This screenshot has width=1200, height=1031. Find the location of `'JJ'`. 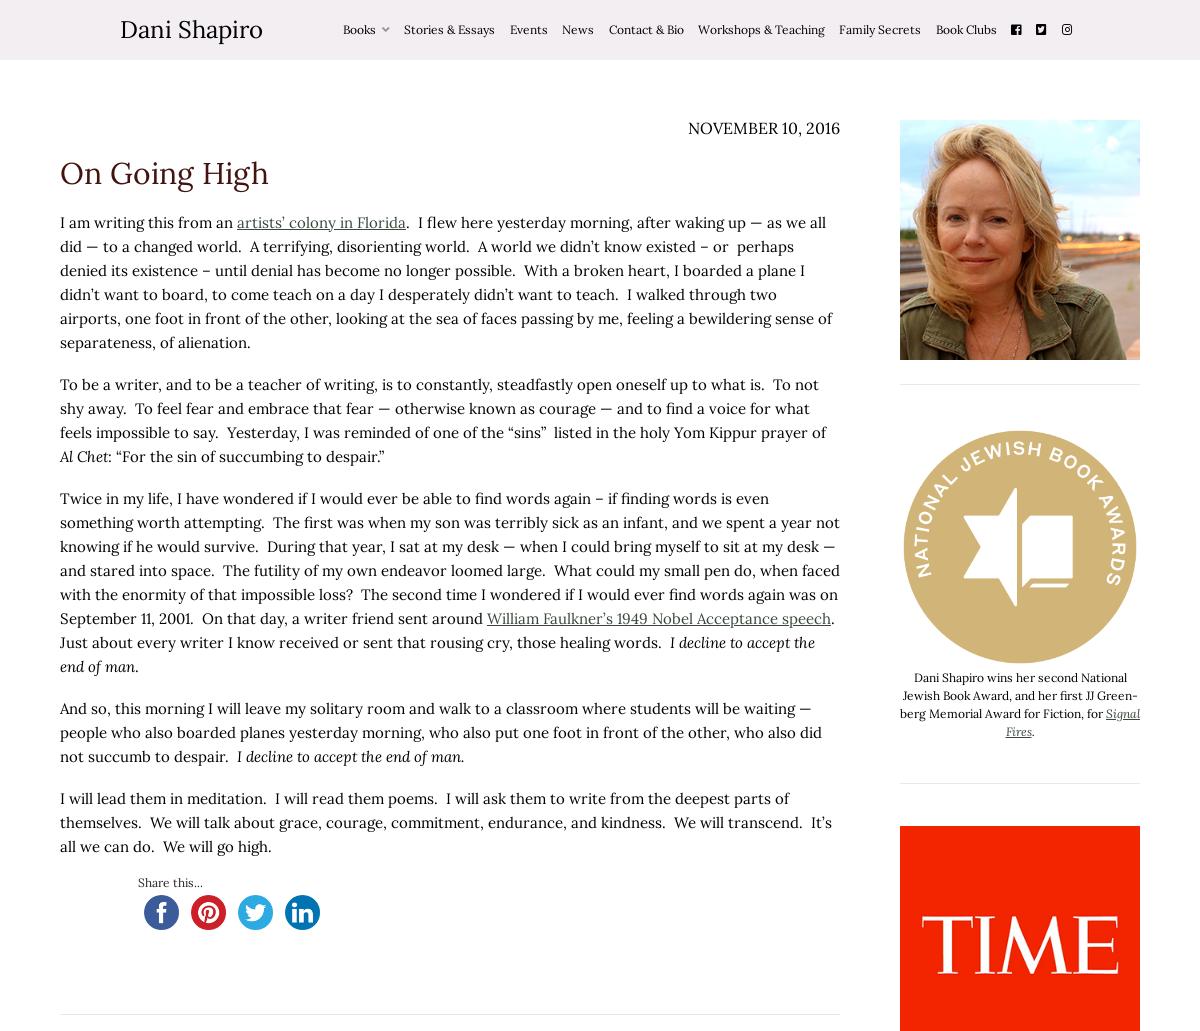

'JJ' is located at coordinates (1084, 695).